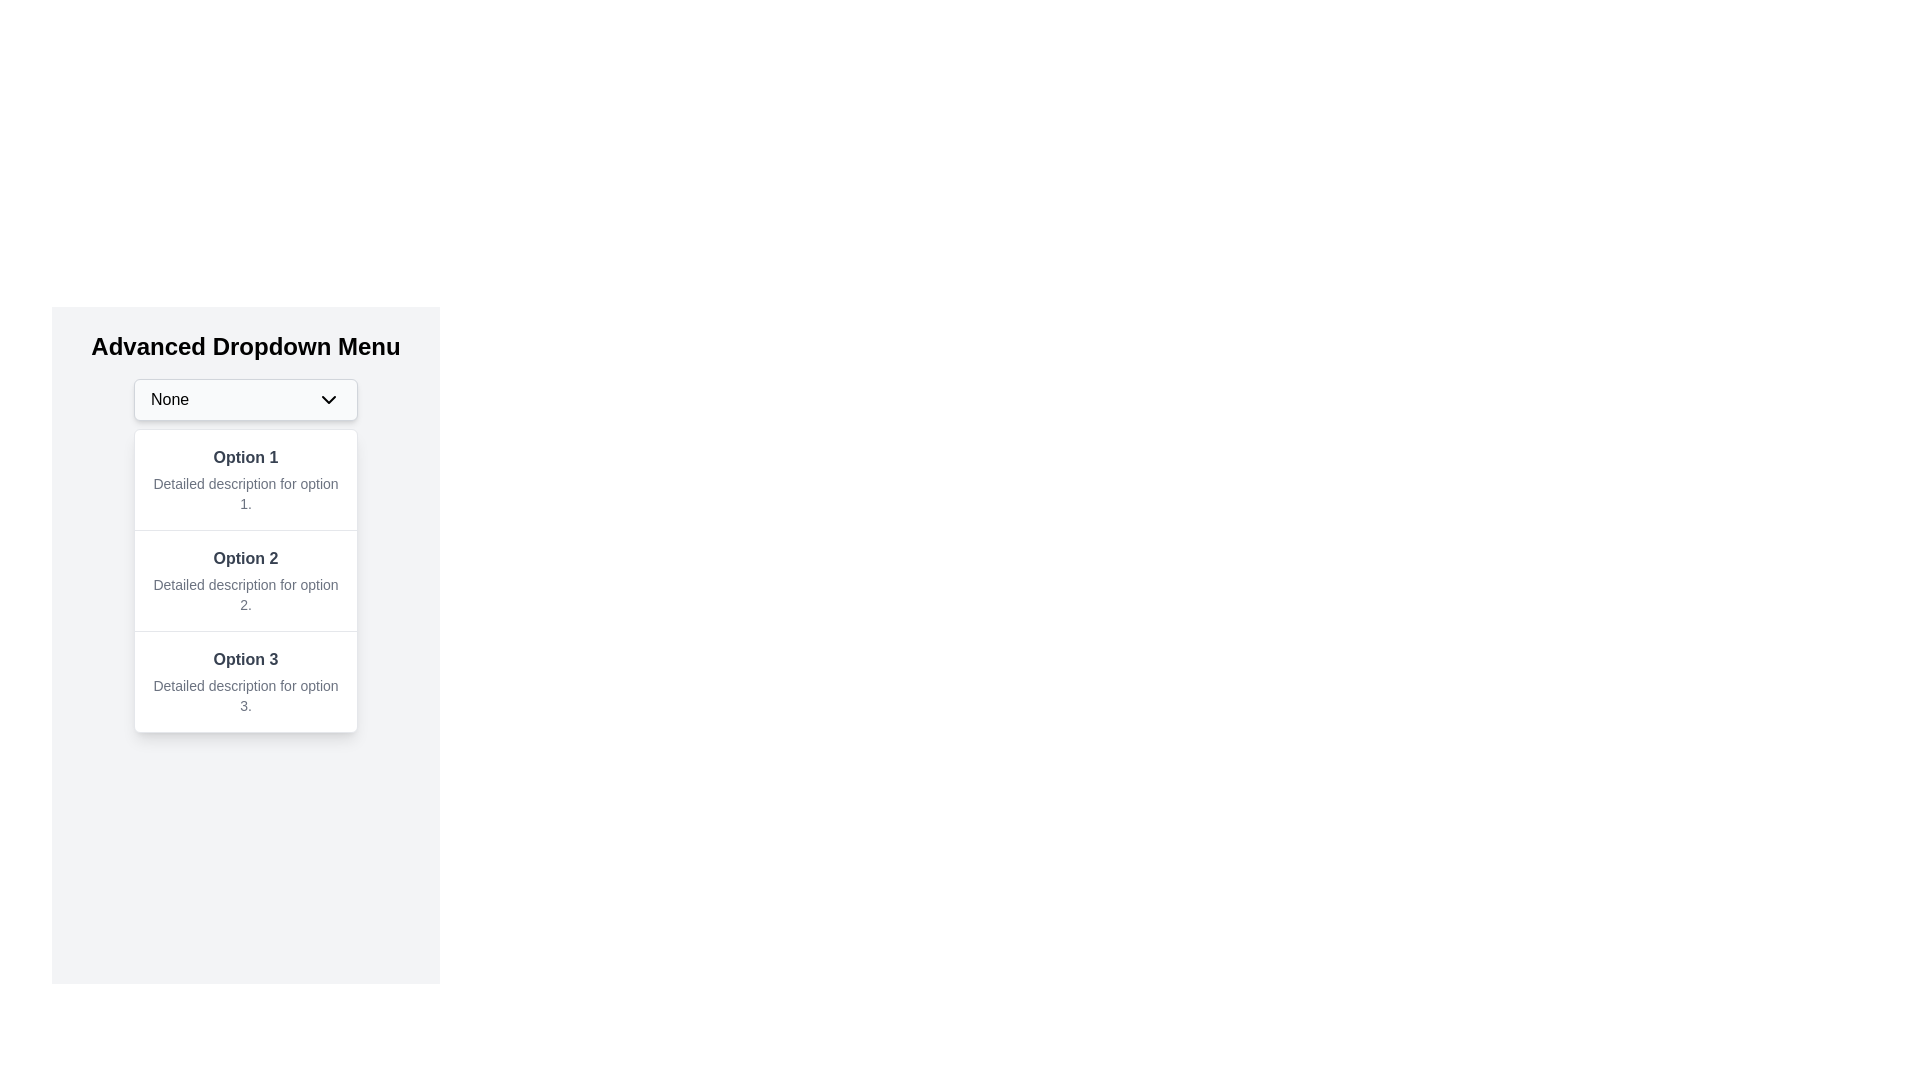 This screenshot has height=1080, width=1920. What do you see at coordinates (244, 694) in the screenshot?
I see `the descriptive label that provides an explanation for 'Option 3' in the dropdown menu, located directly below the bold text 'Option 3'` at bounding box center [244, 694].